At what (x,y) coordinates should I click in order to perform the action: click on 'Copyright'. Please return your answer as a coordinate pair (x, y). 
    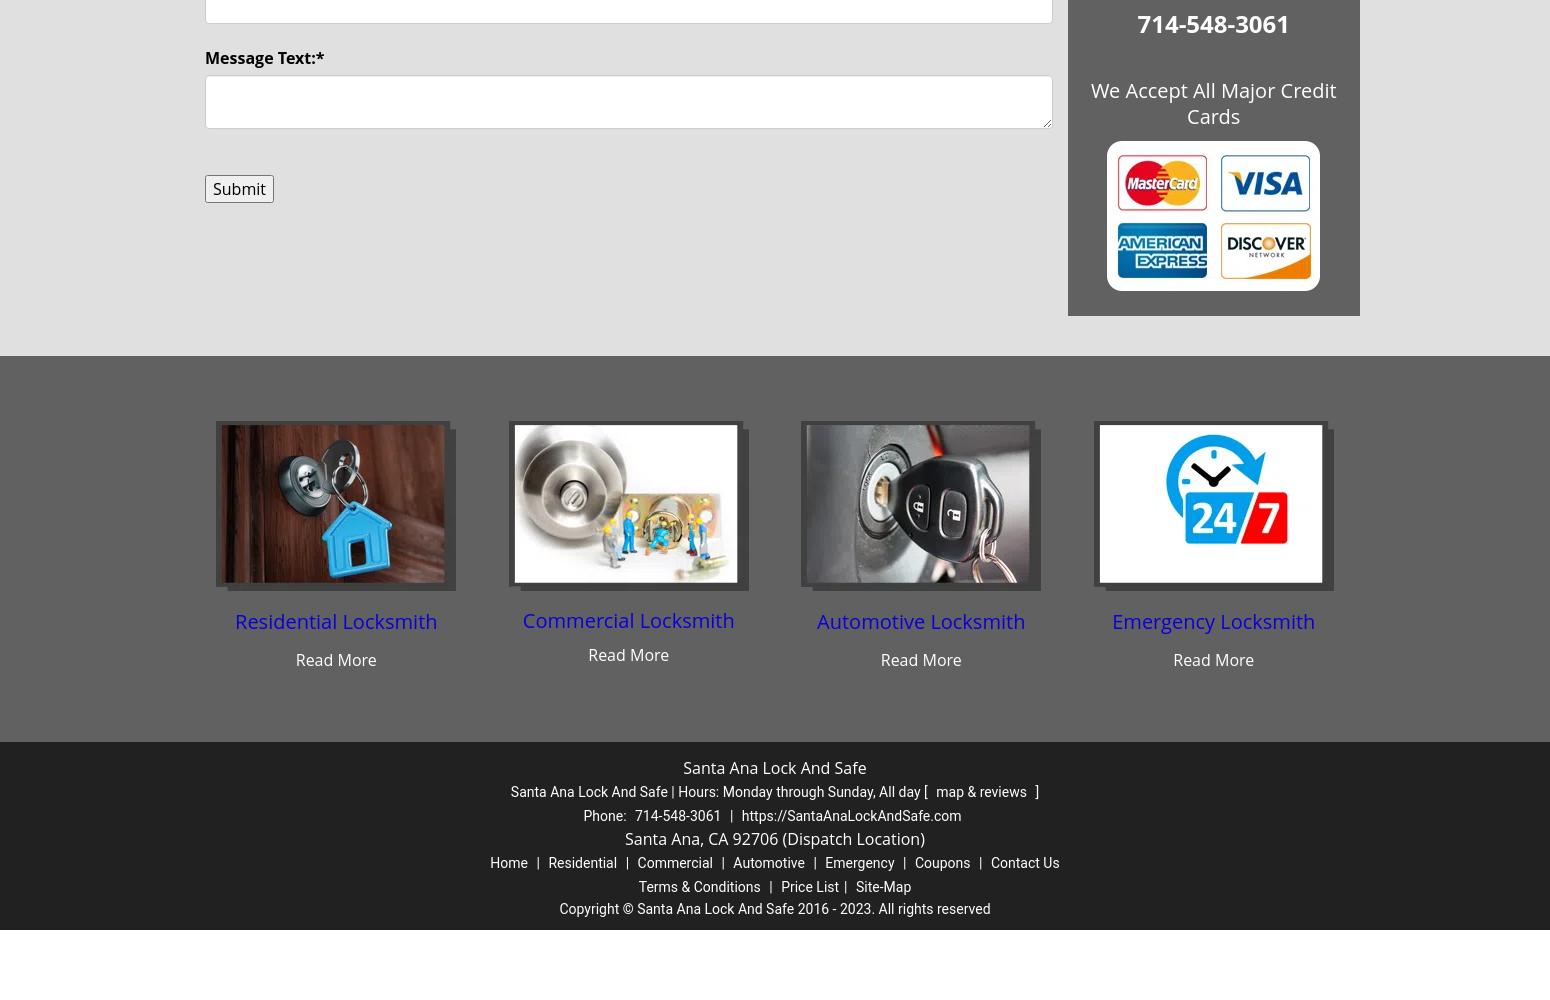
    Looking at the image, I should click on (590, 909).